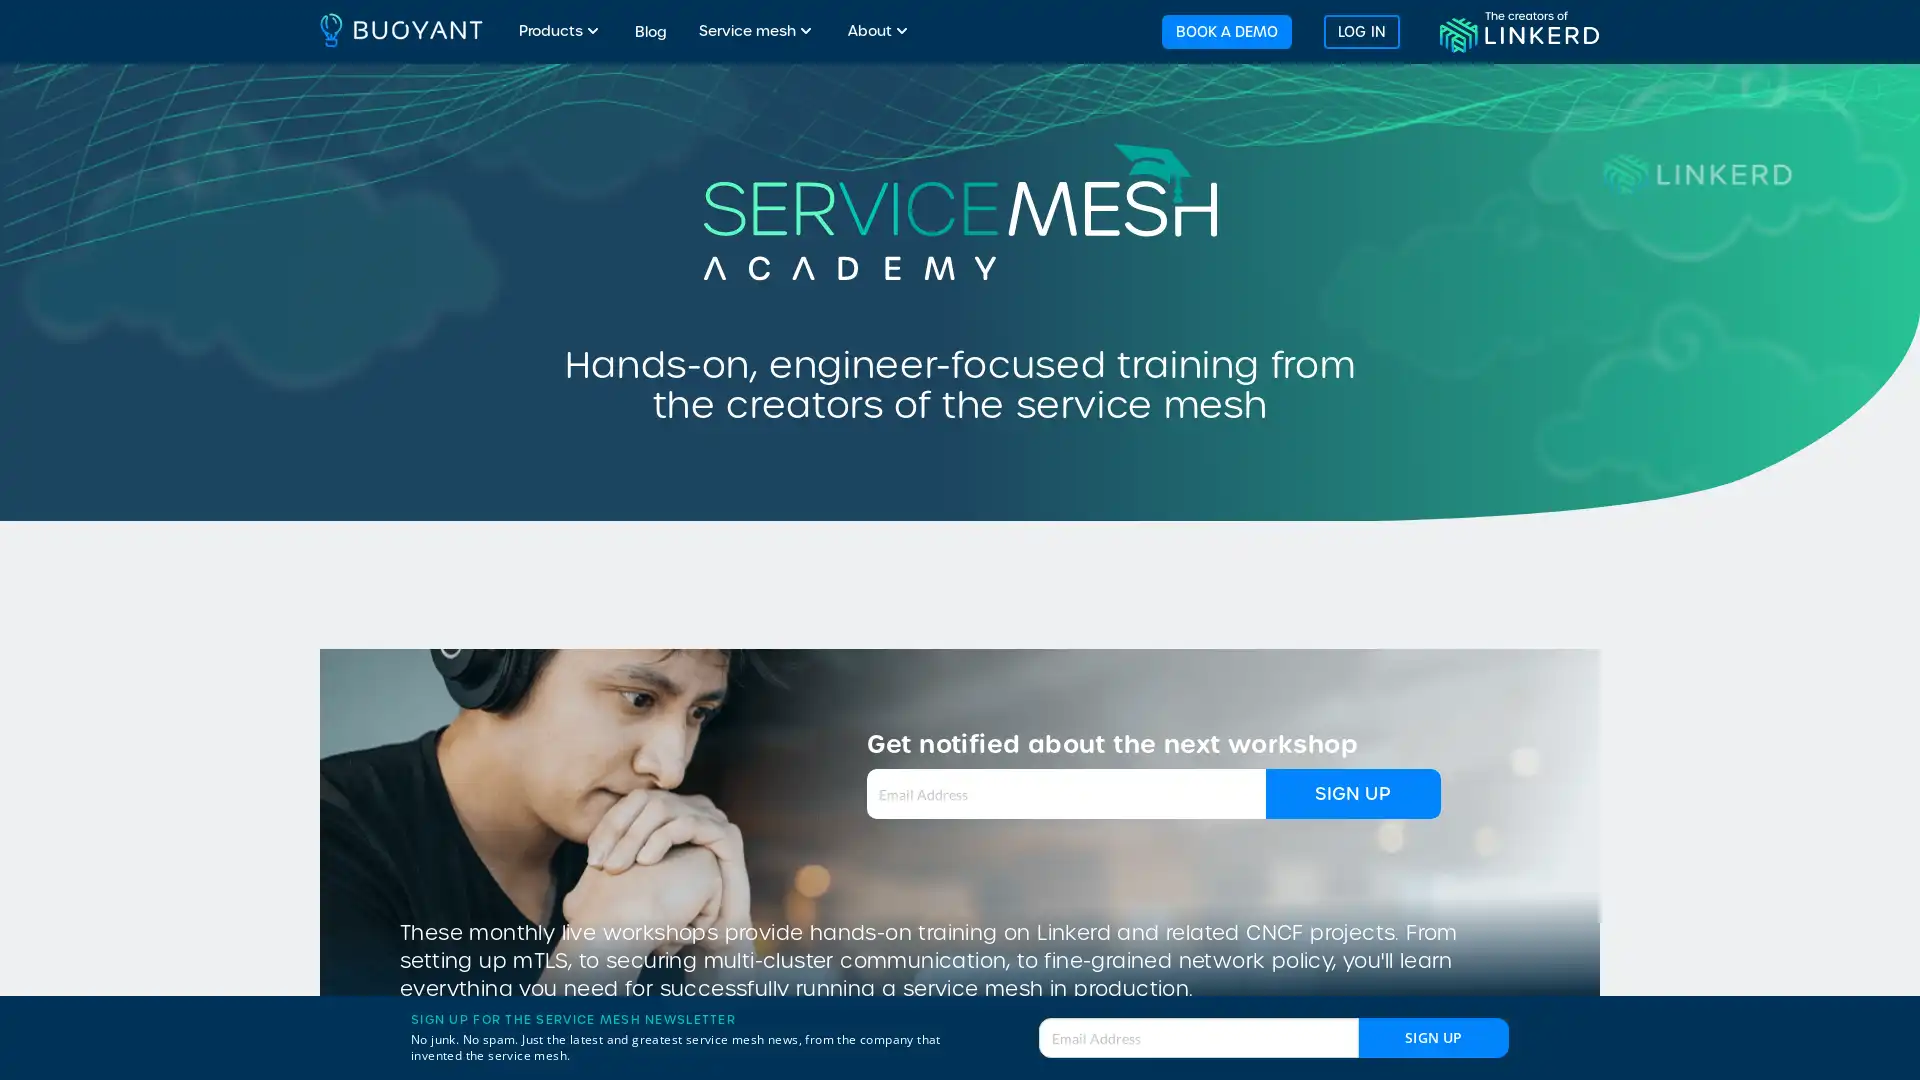 The width and height of the screenshot is (1920, 1080). I want to click on Sign up, so click(1433, 1036).